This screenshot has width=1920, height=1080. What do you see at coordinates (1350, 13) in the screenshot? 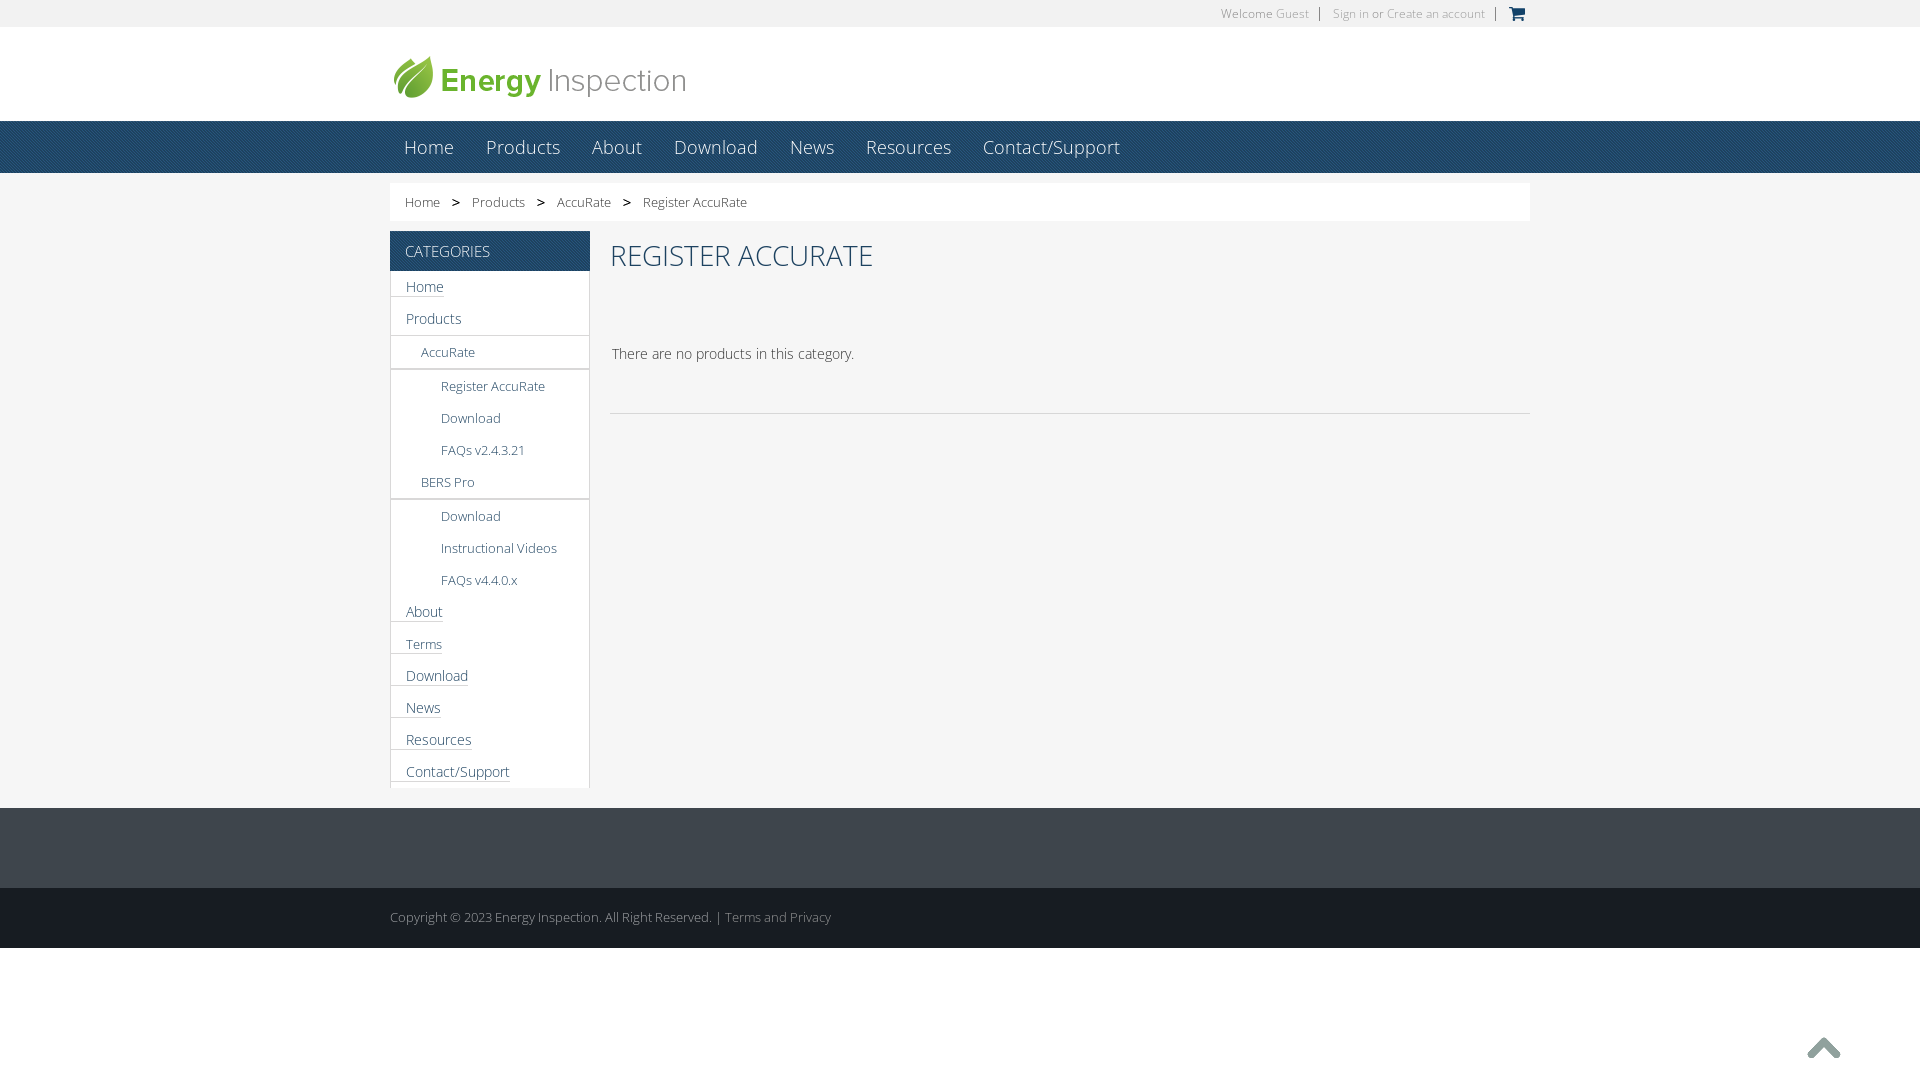
I see `'Sign in'` at bounding box center [1350, 13].